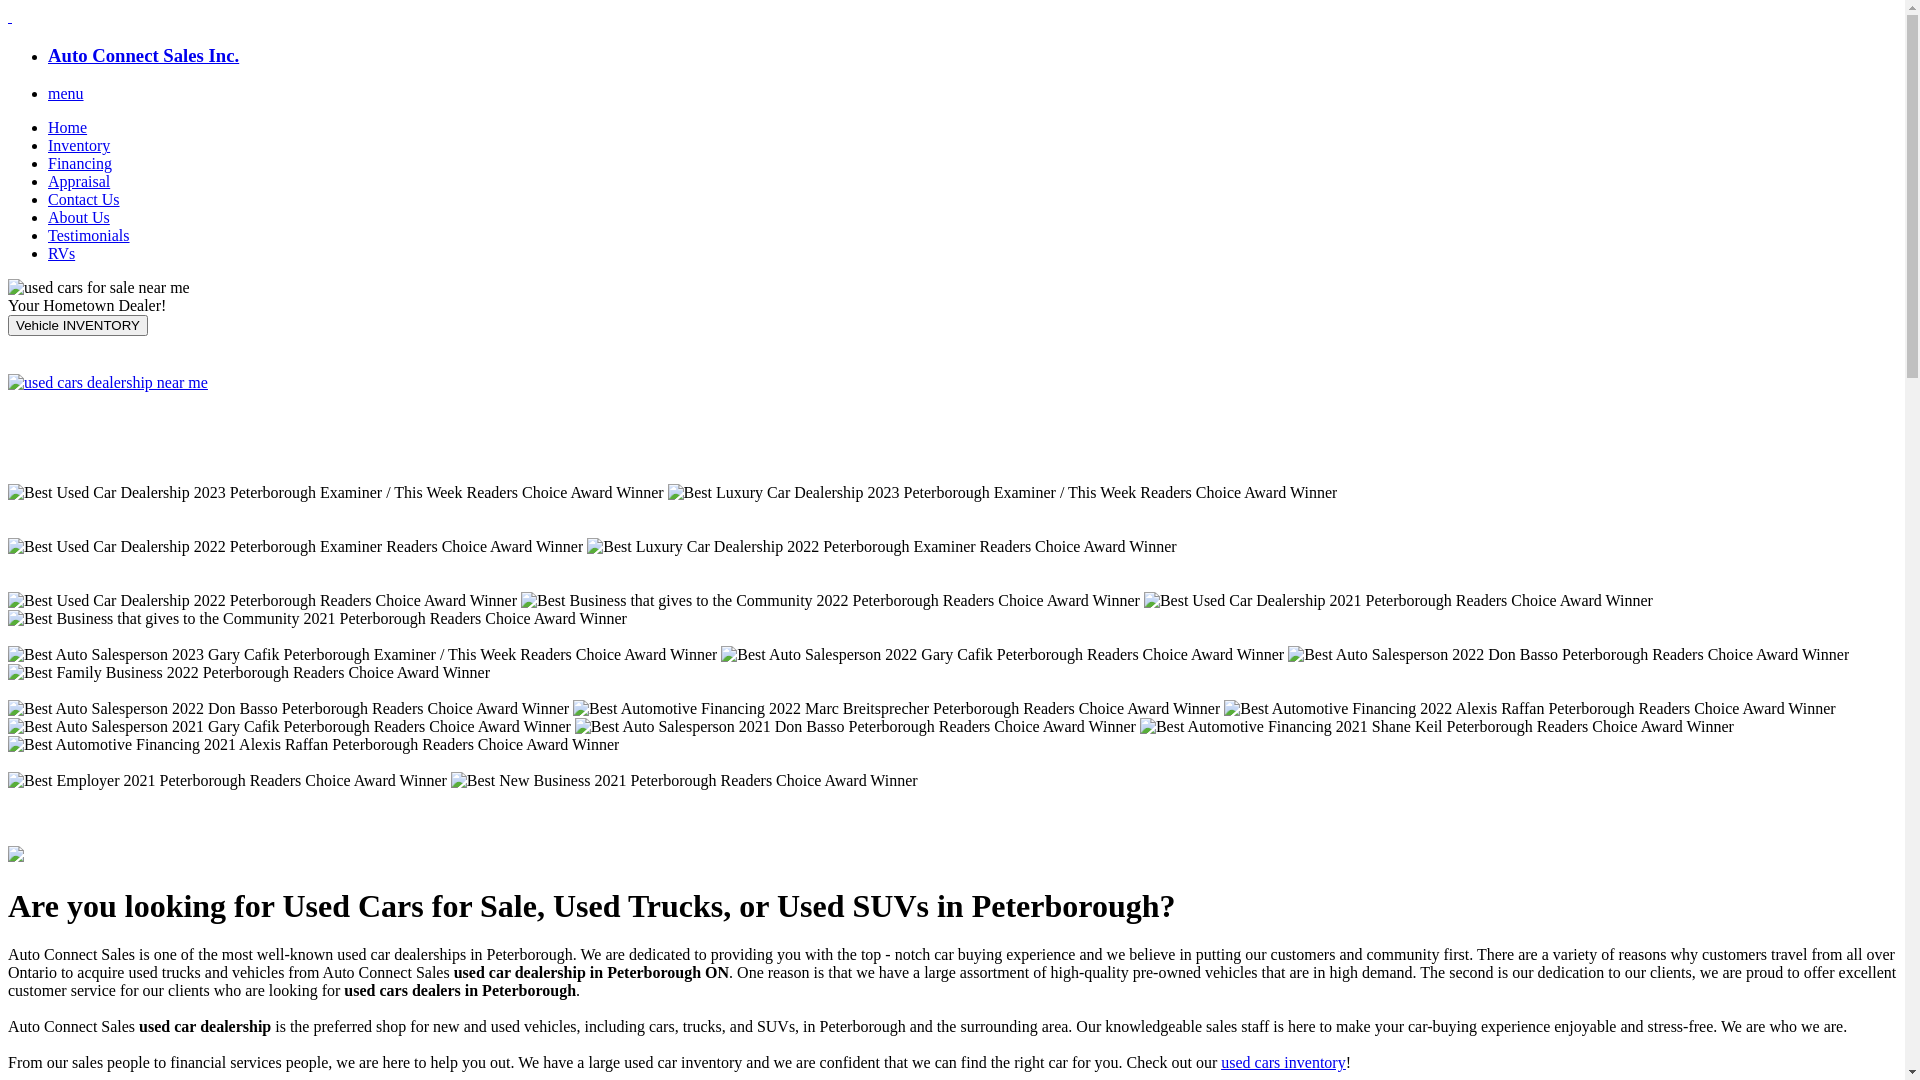  Describe the element at coordinates (78, 144) in the screenshot. I see `'Inventory'` at that location.